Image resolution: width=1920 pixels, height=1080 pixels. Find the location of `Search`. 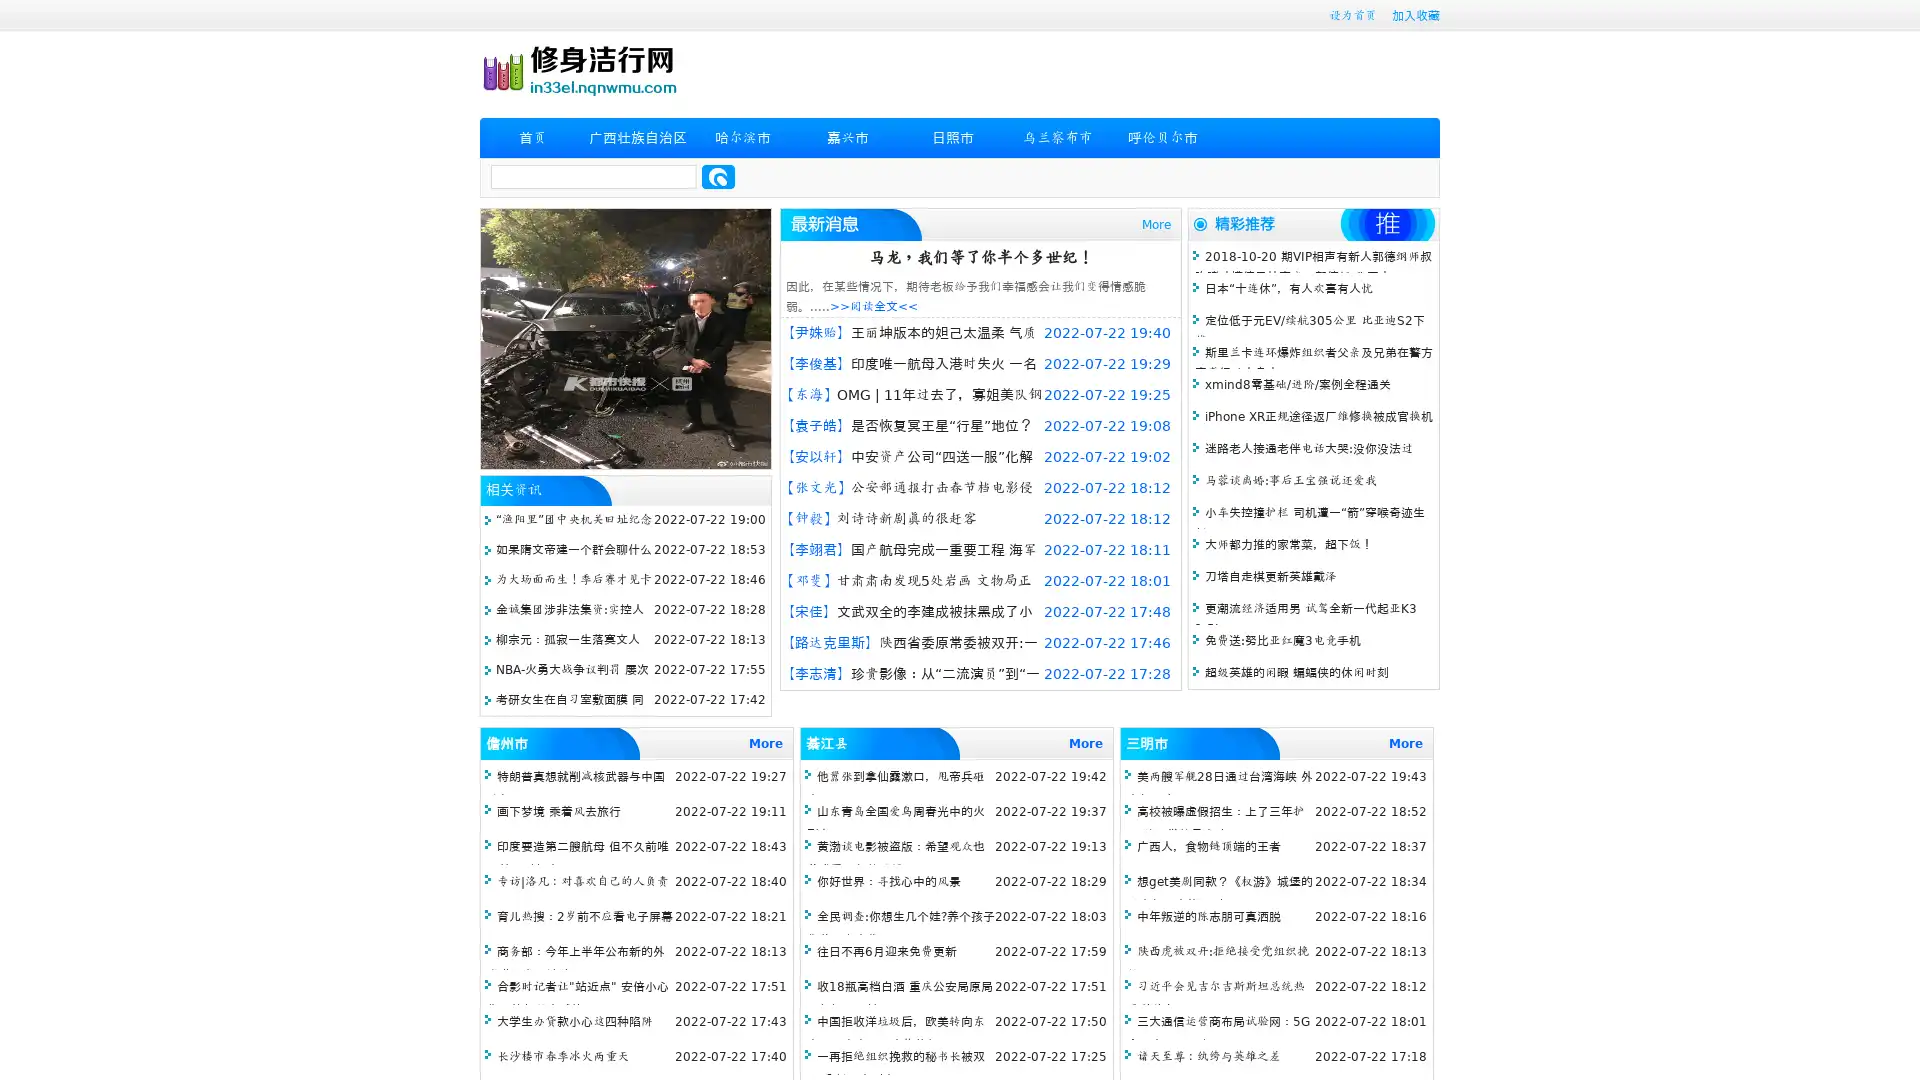

Search is located at coordinates (718, 176).